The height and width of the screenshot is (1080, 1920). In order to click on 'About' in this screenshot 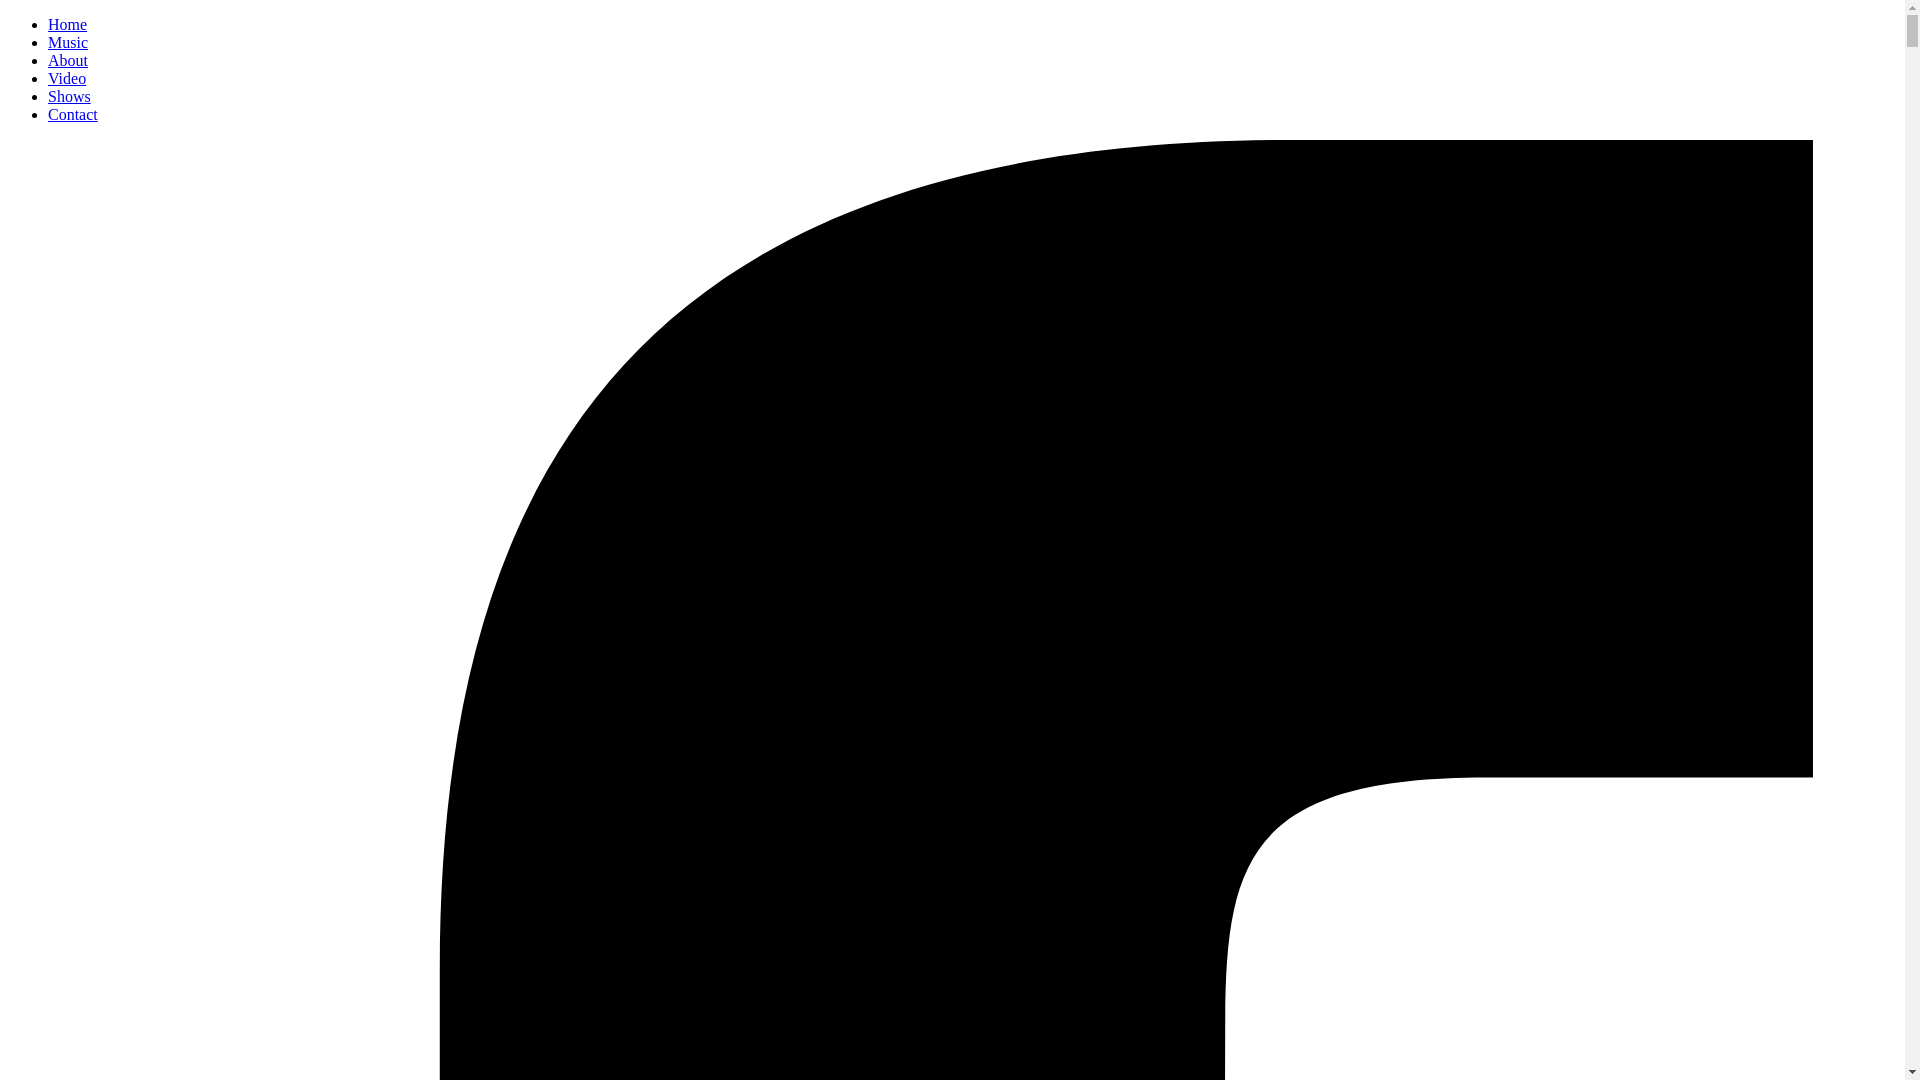, I will do `click(67, 59)`.